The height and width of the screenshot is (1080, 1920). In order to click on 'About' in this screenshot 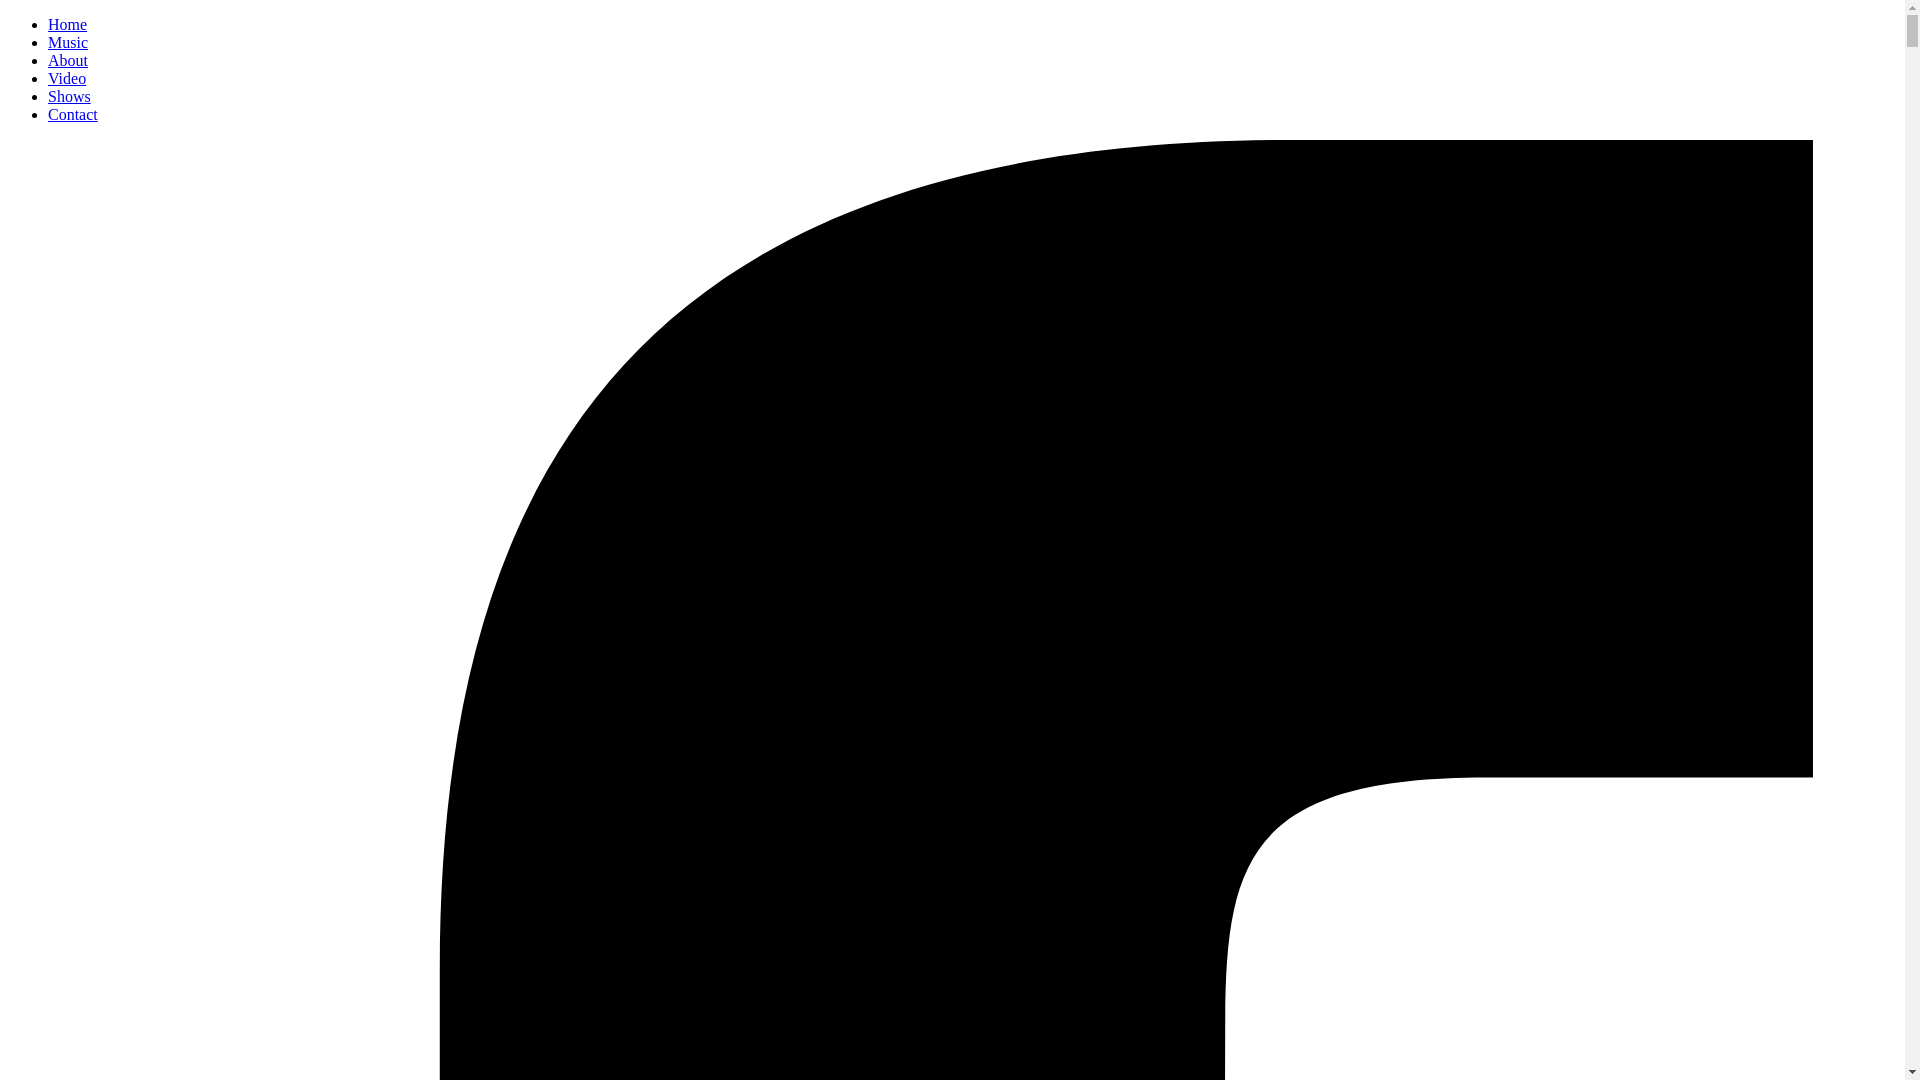, I will do `click(67, 59)`.